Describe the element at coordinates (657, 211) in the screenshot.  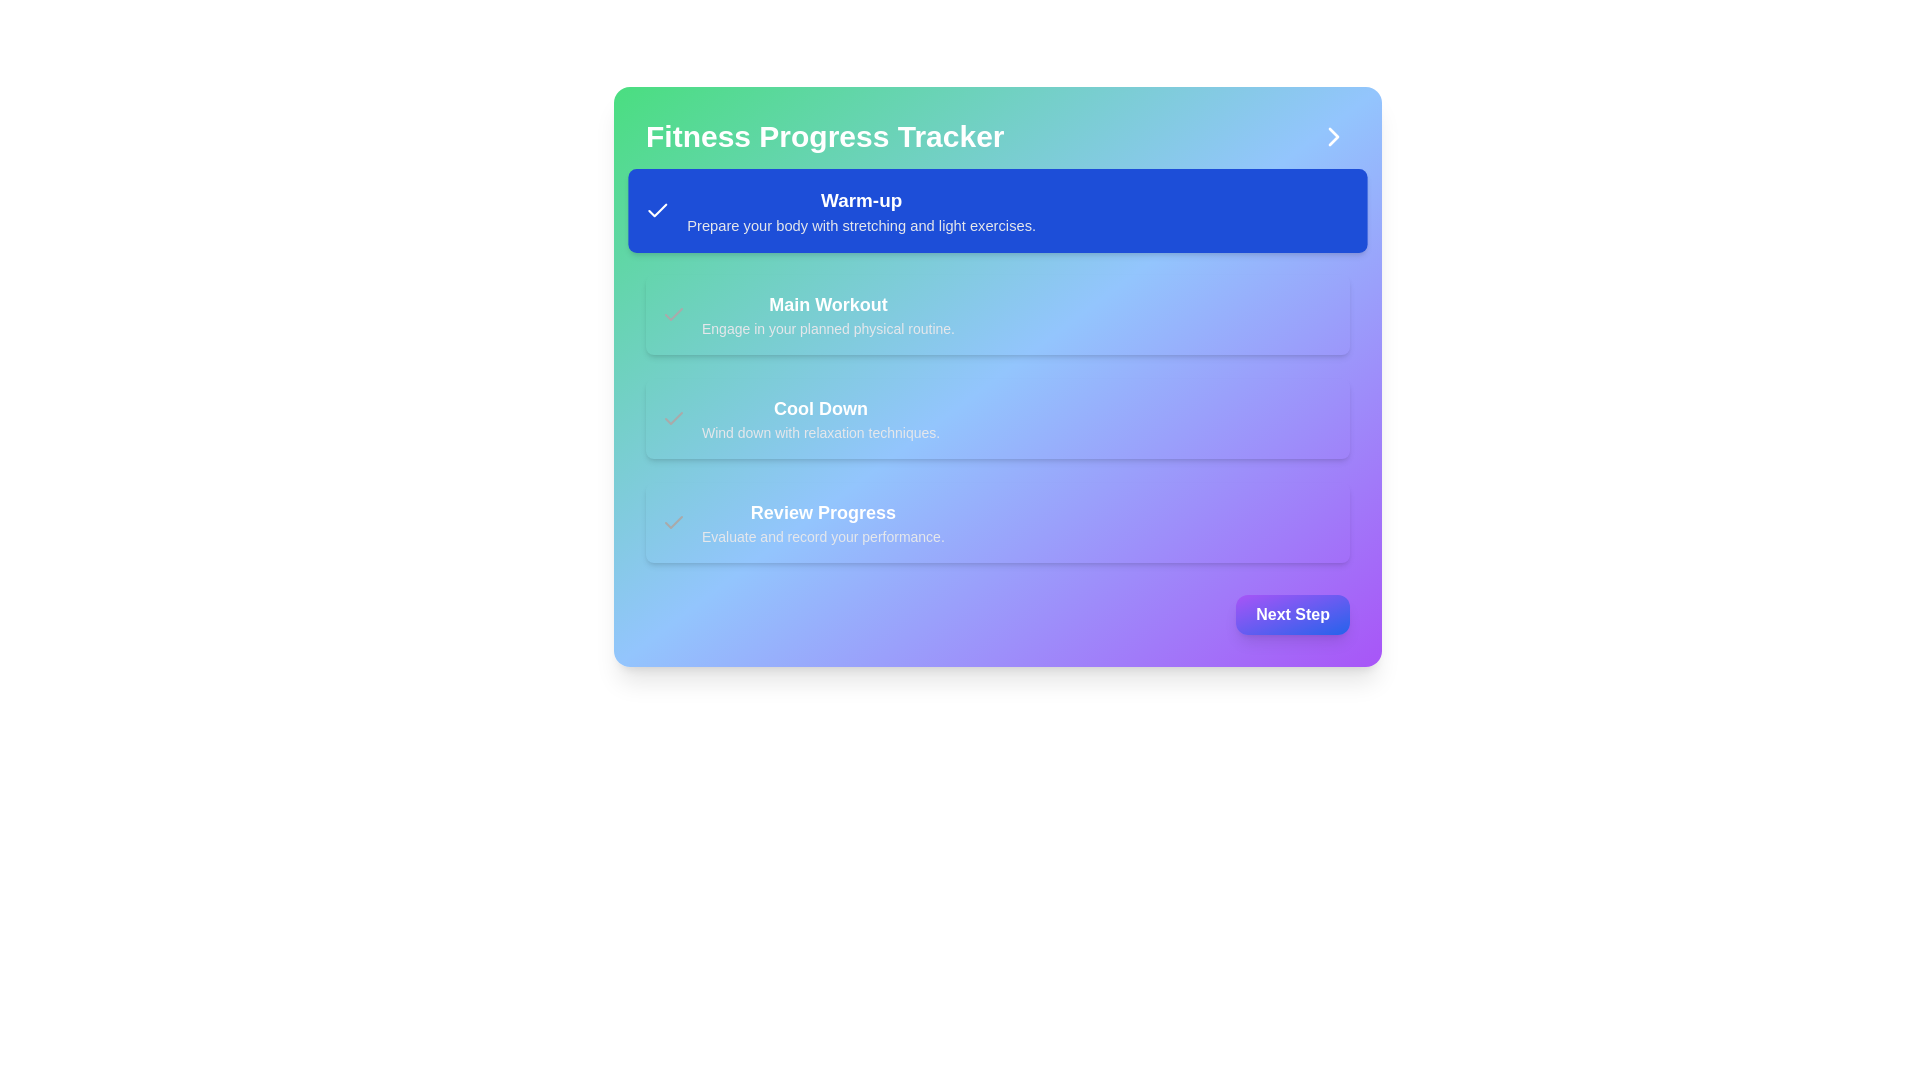
I see `the completion checkmark icon indicating the 'Warm-up' activity in the fitness progress tracker, located to the left of the text 'Warm-up' within the blue section` at that location.